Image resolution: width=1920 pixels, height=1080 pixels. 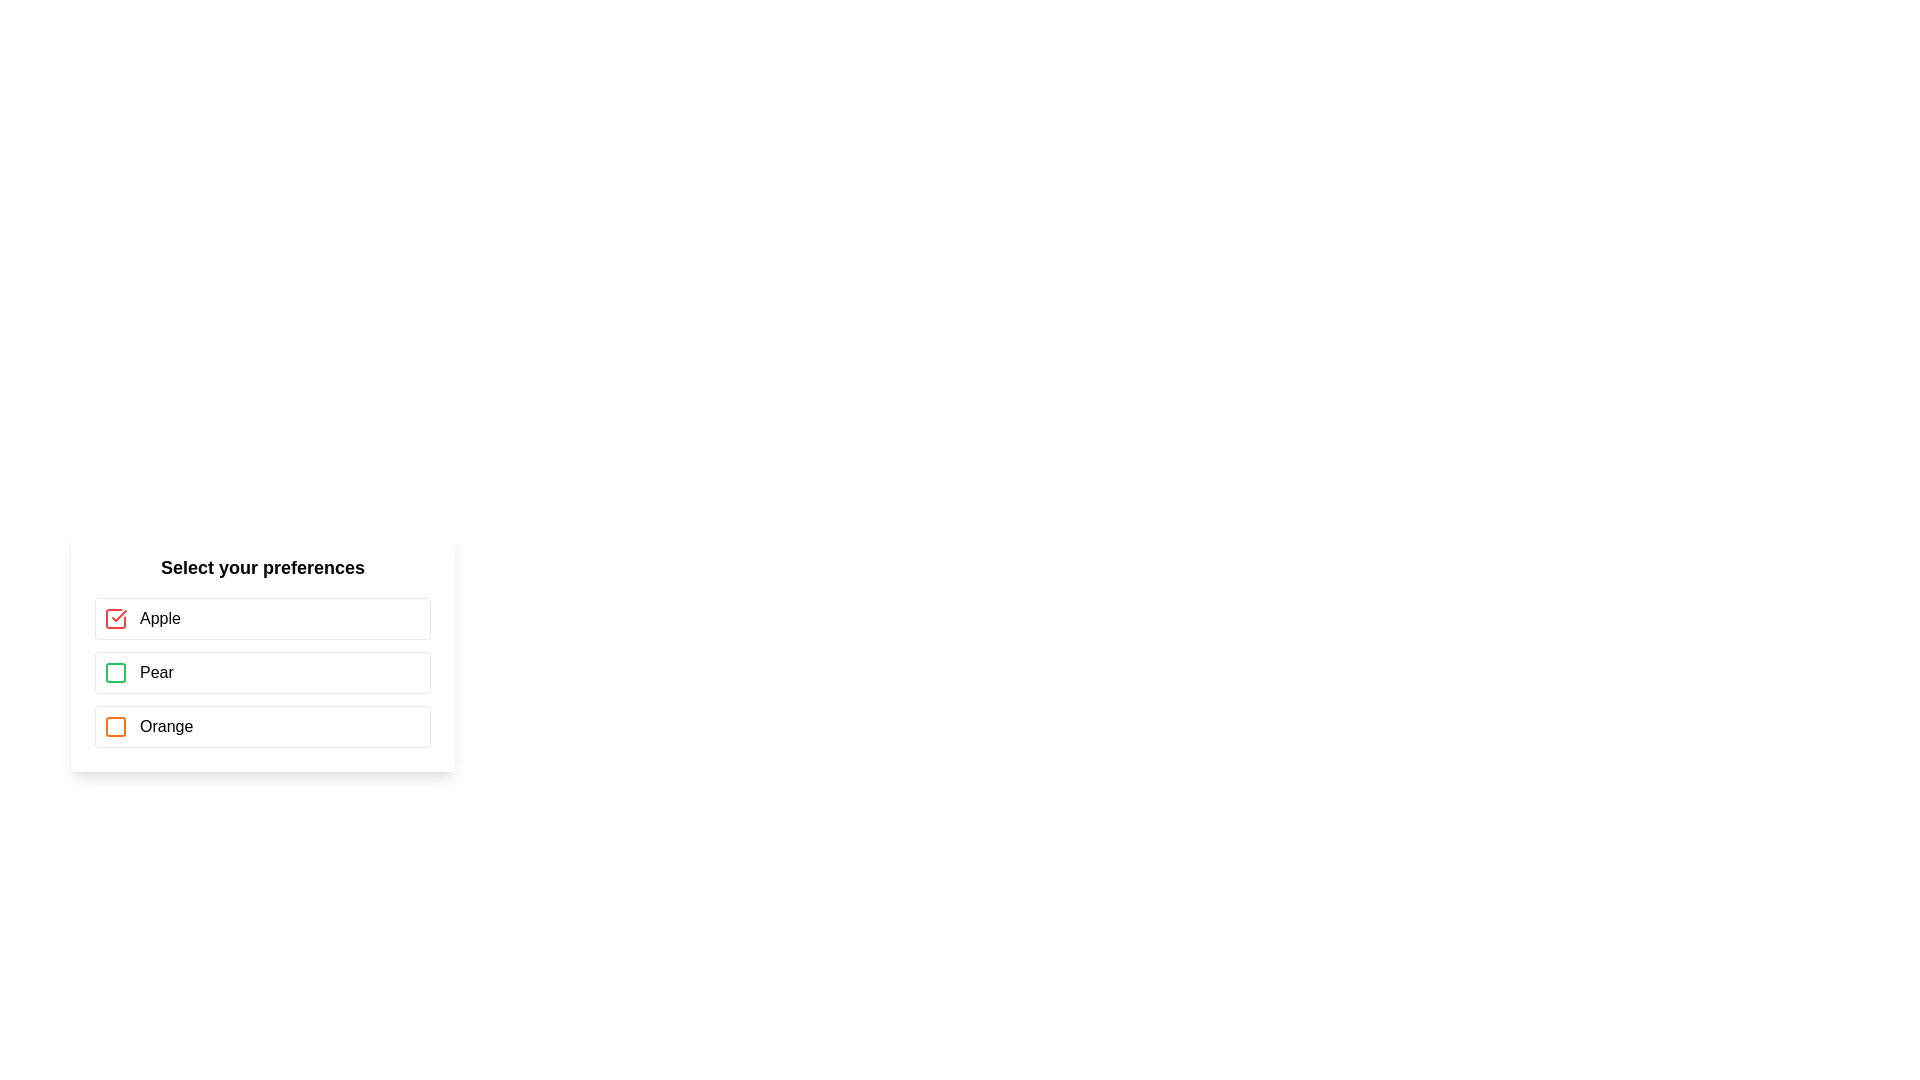 I want to click on the text label associated with the 'Apple' checkbox, which is located in the first row of a list, centered in a bordered and rounded rectangular area, so click(x=160, y=617).